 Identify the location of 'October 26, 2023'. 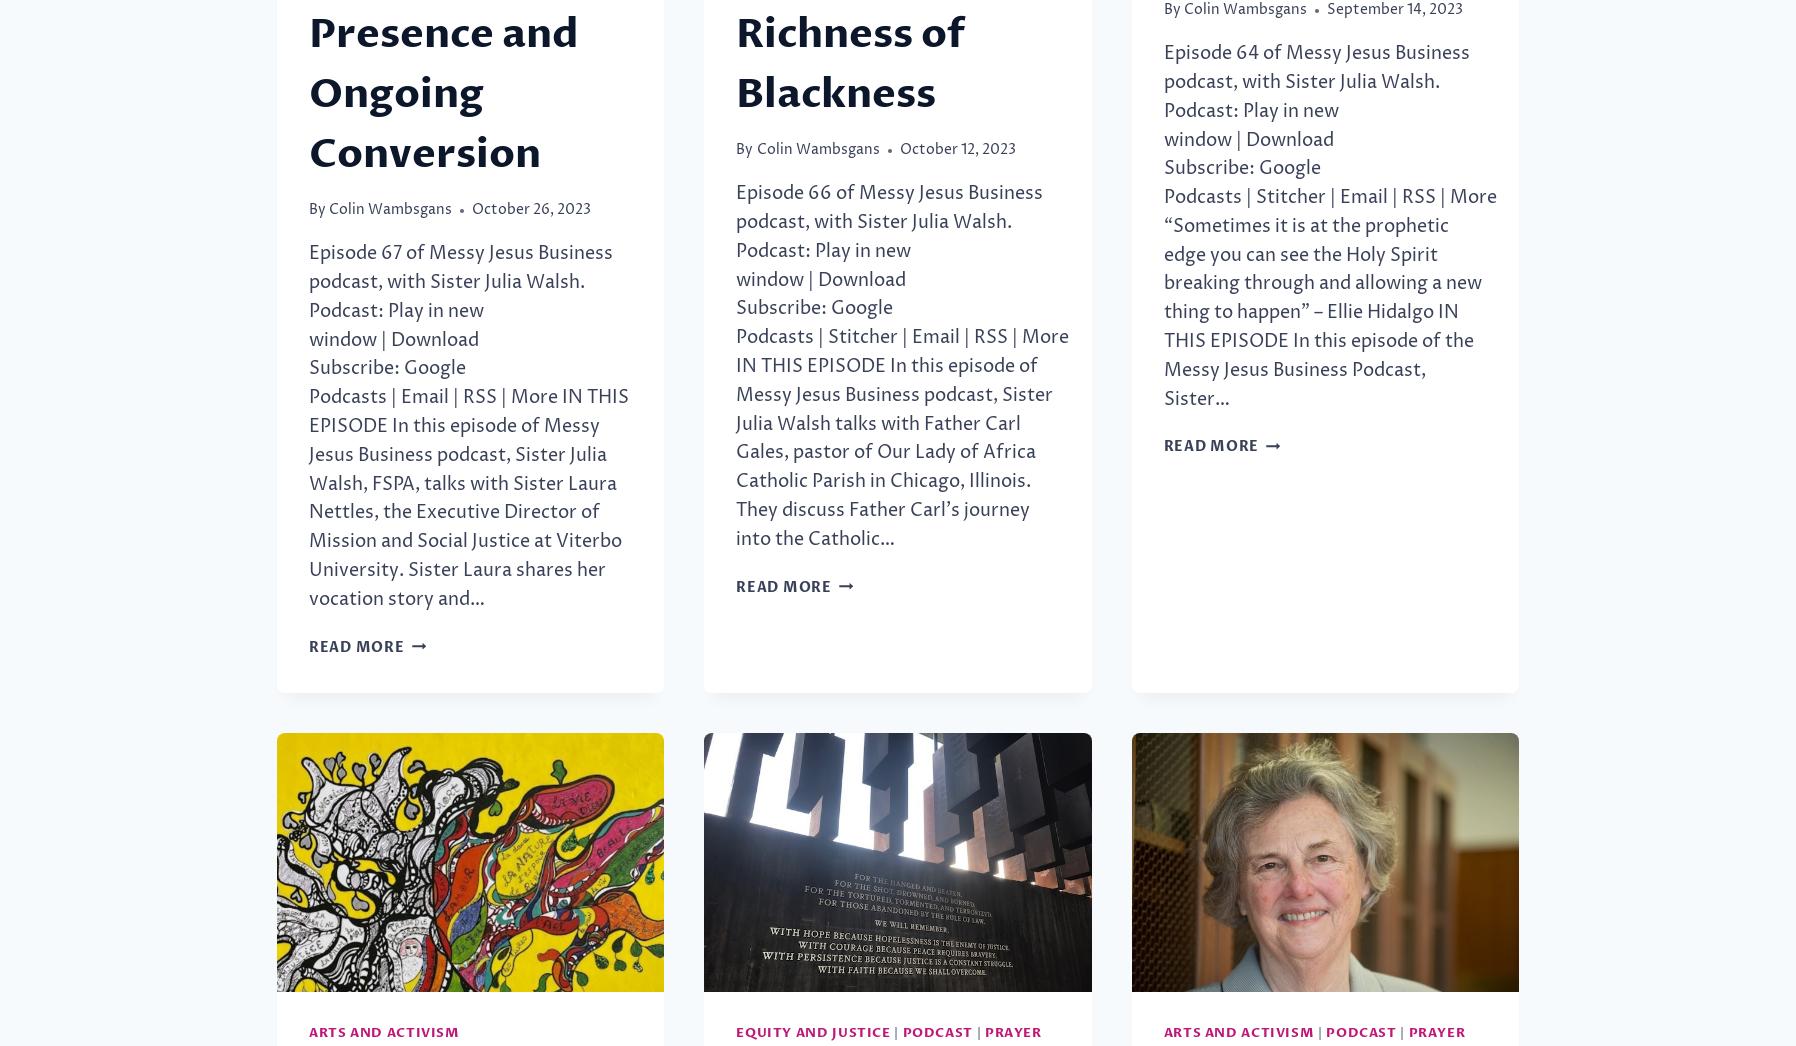
(470, 209).